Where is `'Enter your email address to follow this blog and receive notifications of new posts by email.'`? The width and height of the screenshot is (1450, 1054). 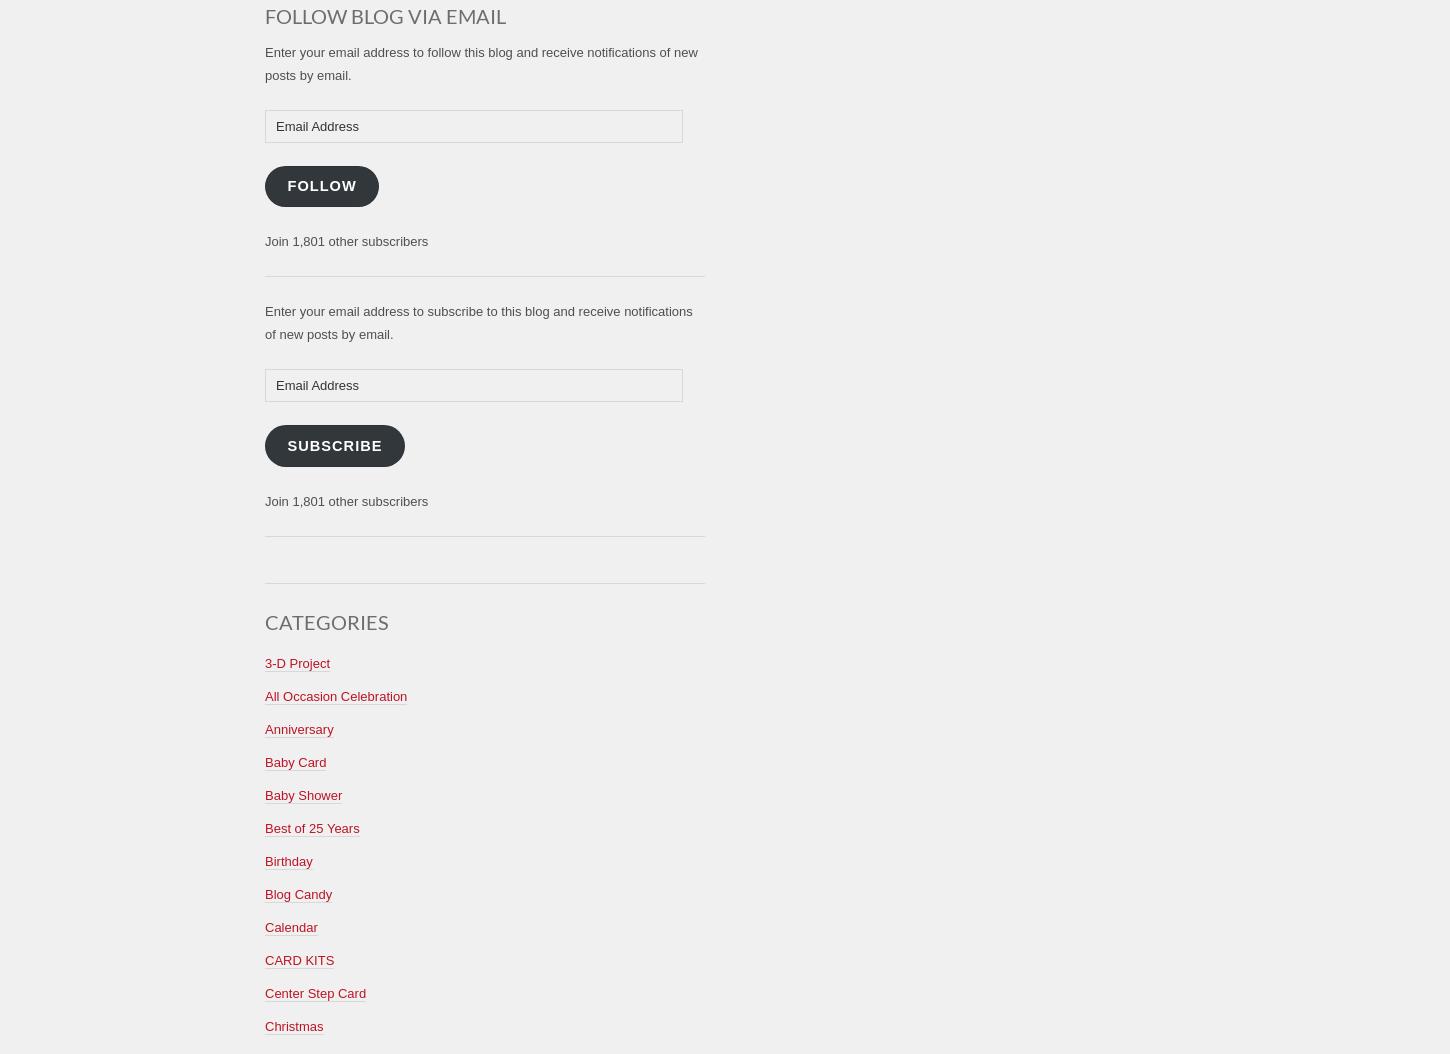 'Enter your email address to follow this blog and receive notifications of new posts by email.' is located at coordinates (479, 62).